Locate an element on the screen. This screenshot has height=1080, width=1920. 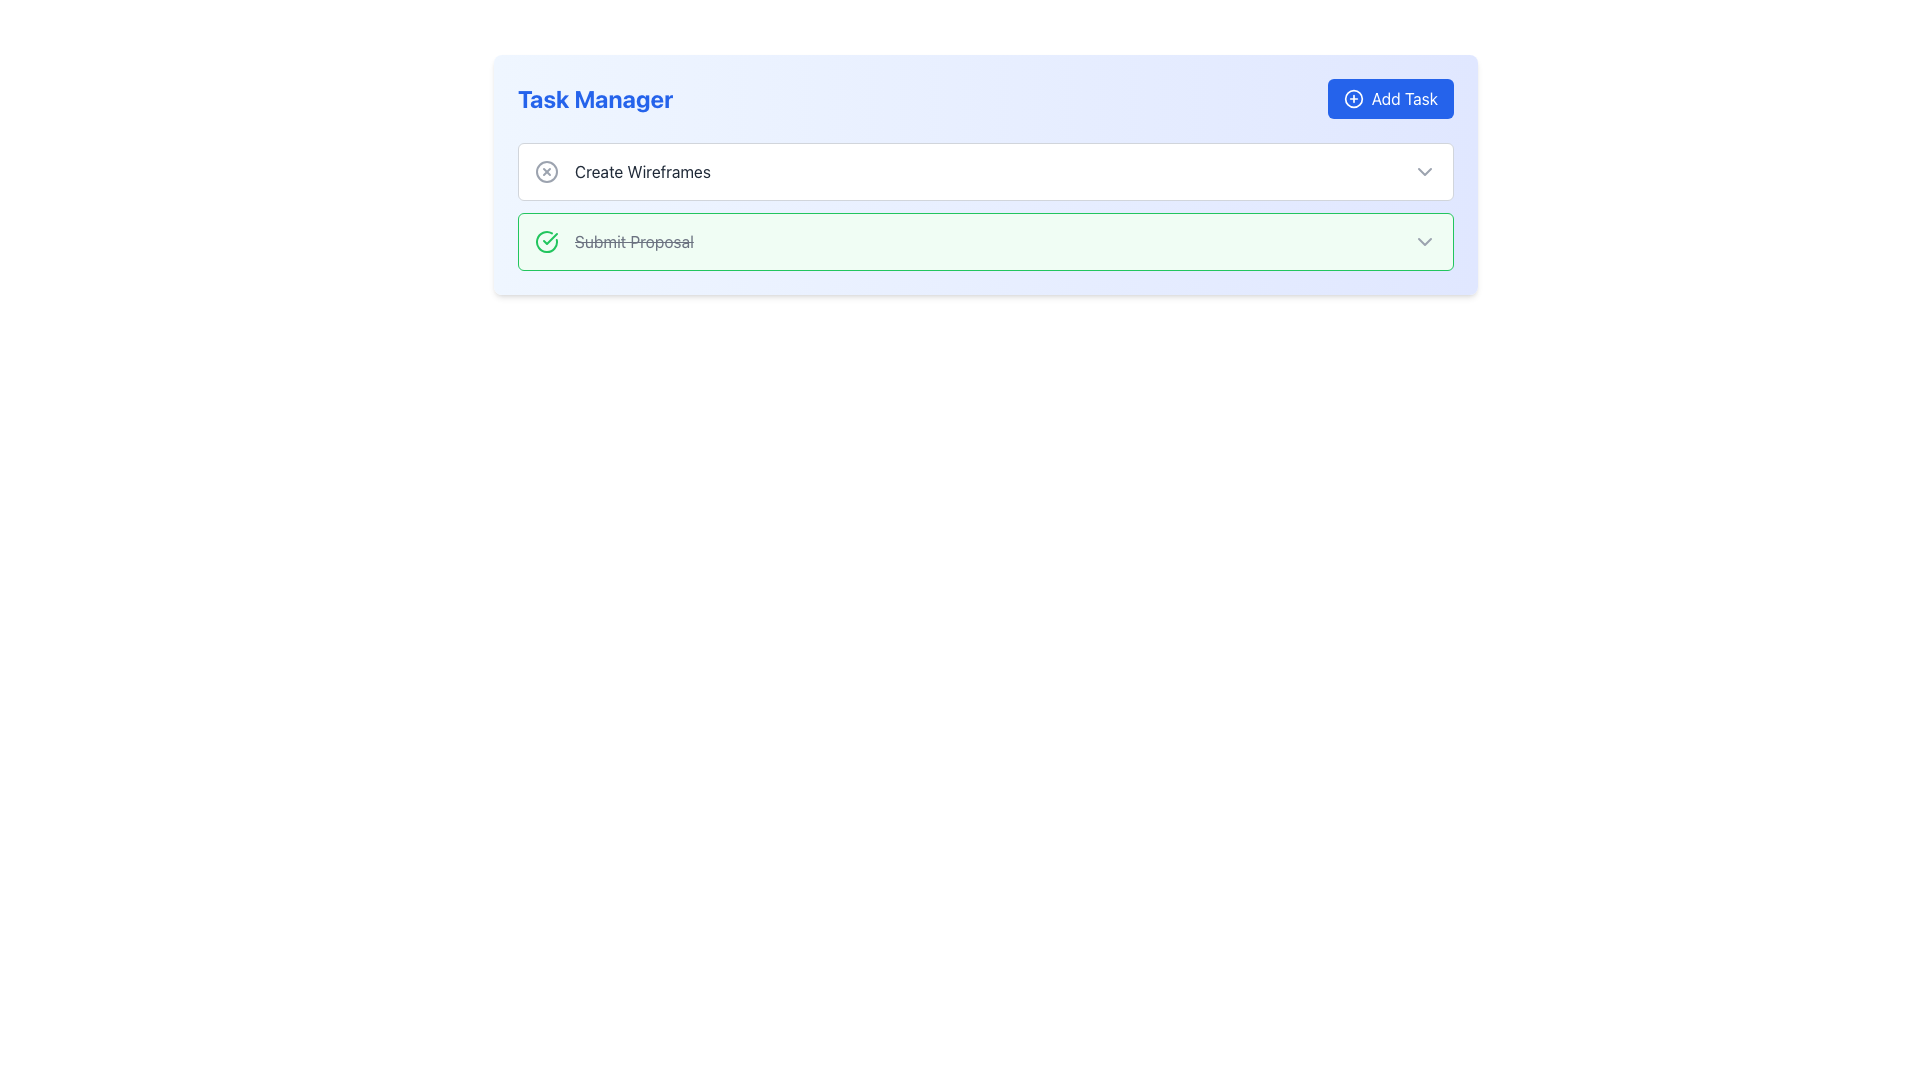
the icon representing the action of adding a task, located at the left end of the 'Add Task' button in the top-right area of the panel is located at coordinates (1353, 99).